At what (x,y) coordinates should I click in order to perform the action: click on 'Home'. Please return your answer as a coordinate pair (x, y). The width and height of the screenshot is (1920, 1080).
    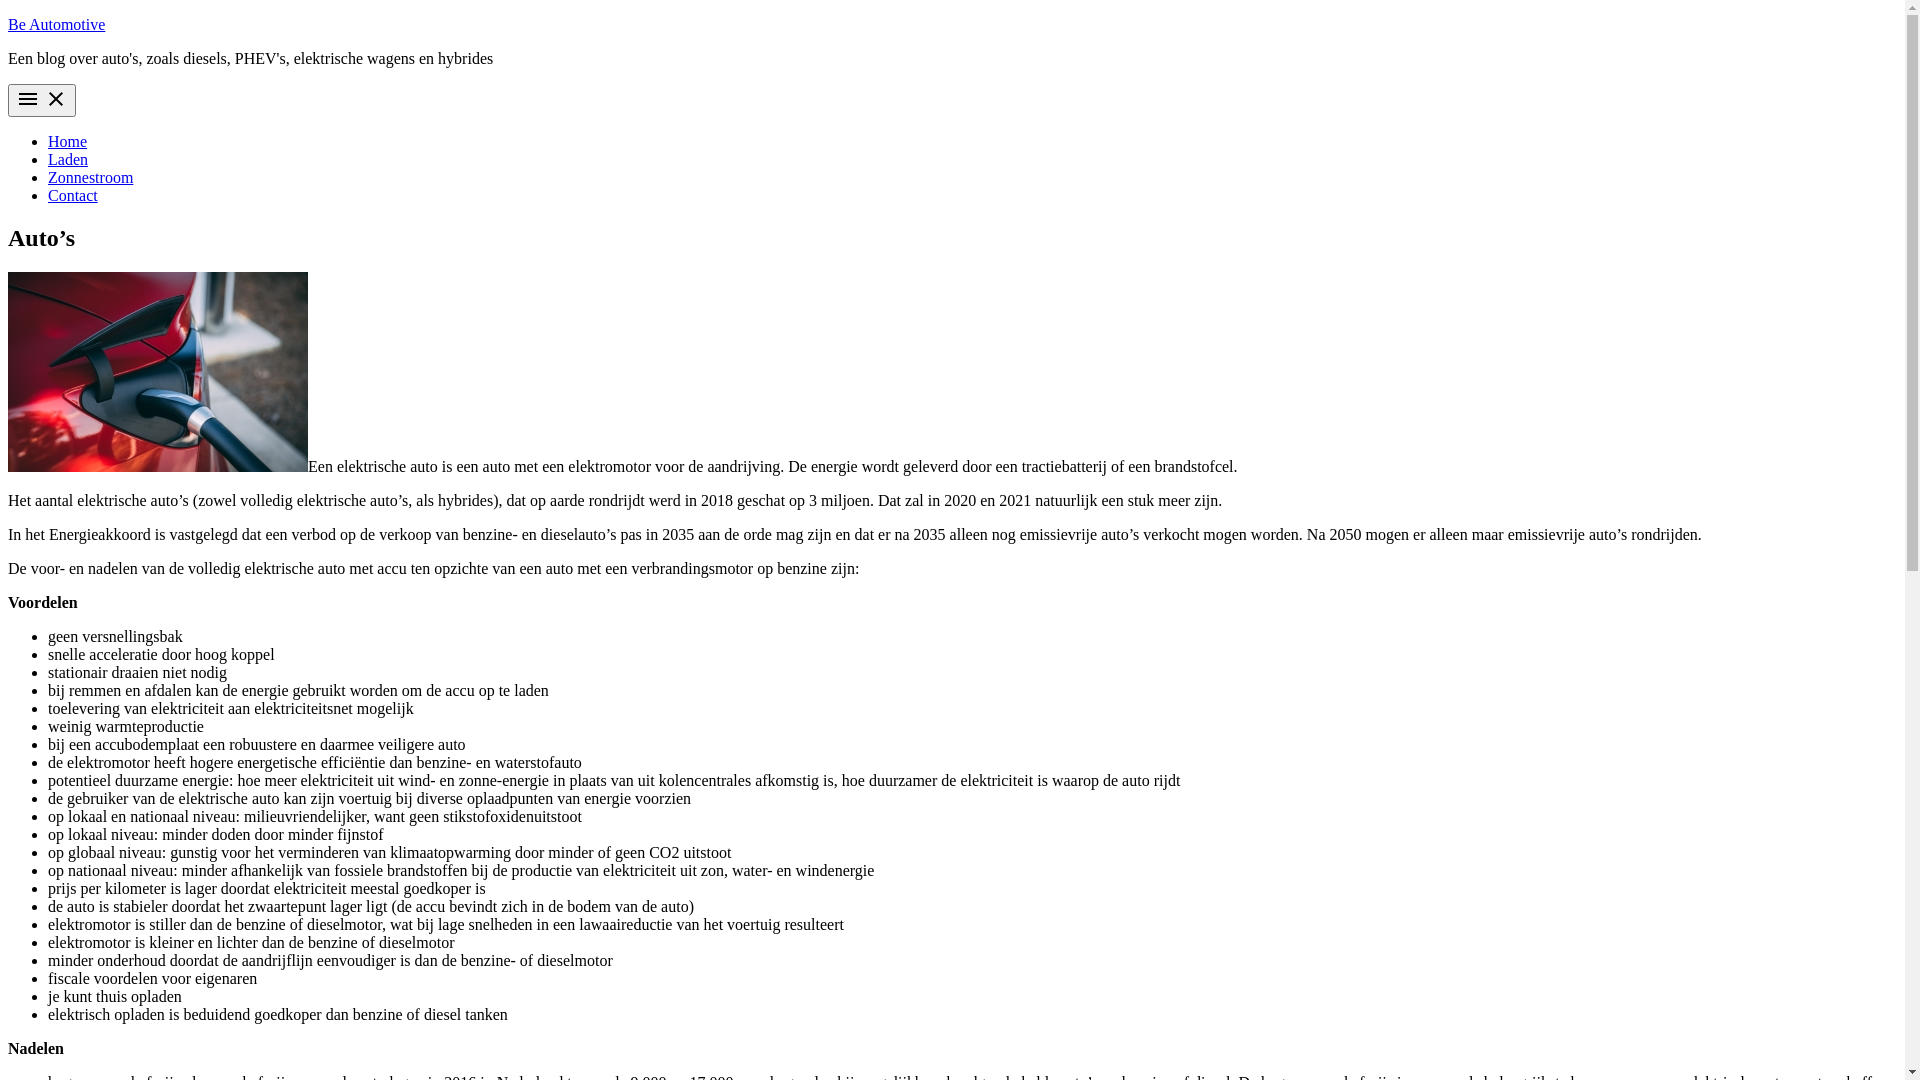
    Looking at the image, I should click on (67, 140).